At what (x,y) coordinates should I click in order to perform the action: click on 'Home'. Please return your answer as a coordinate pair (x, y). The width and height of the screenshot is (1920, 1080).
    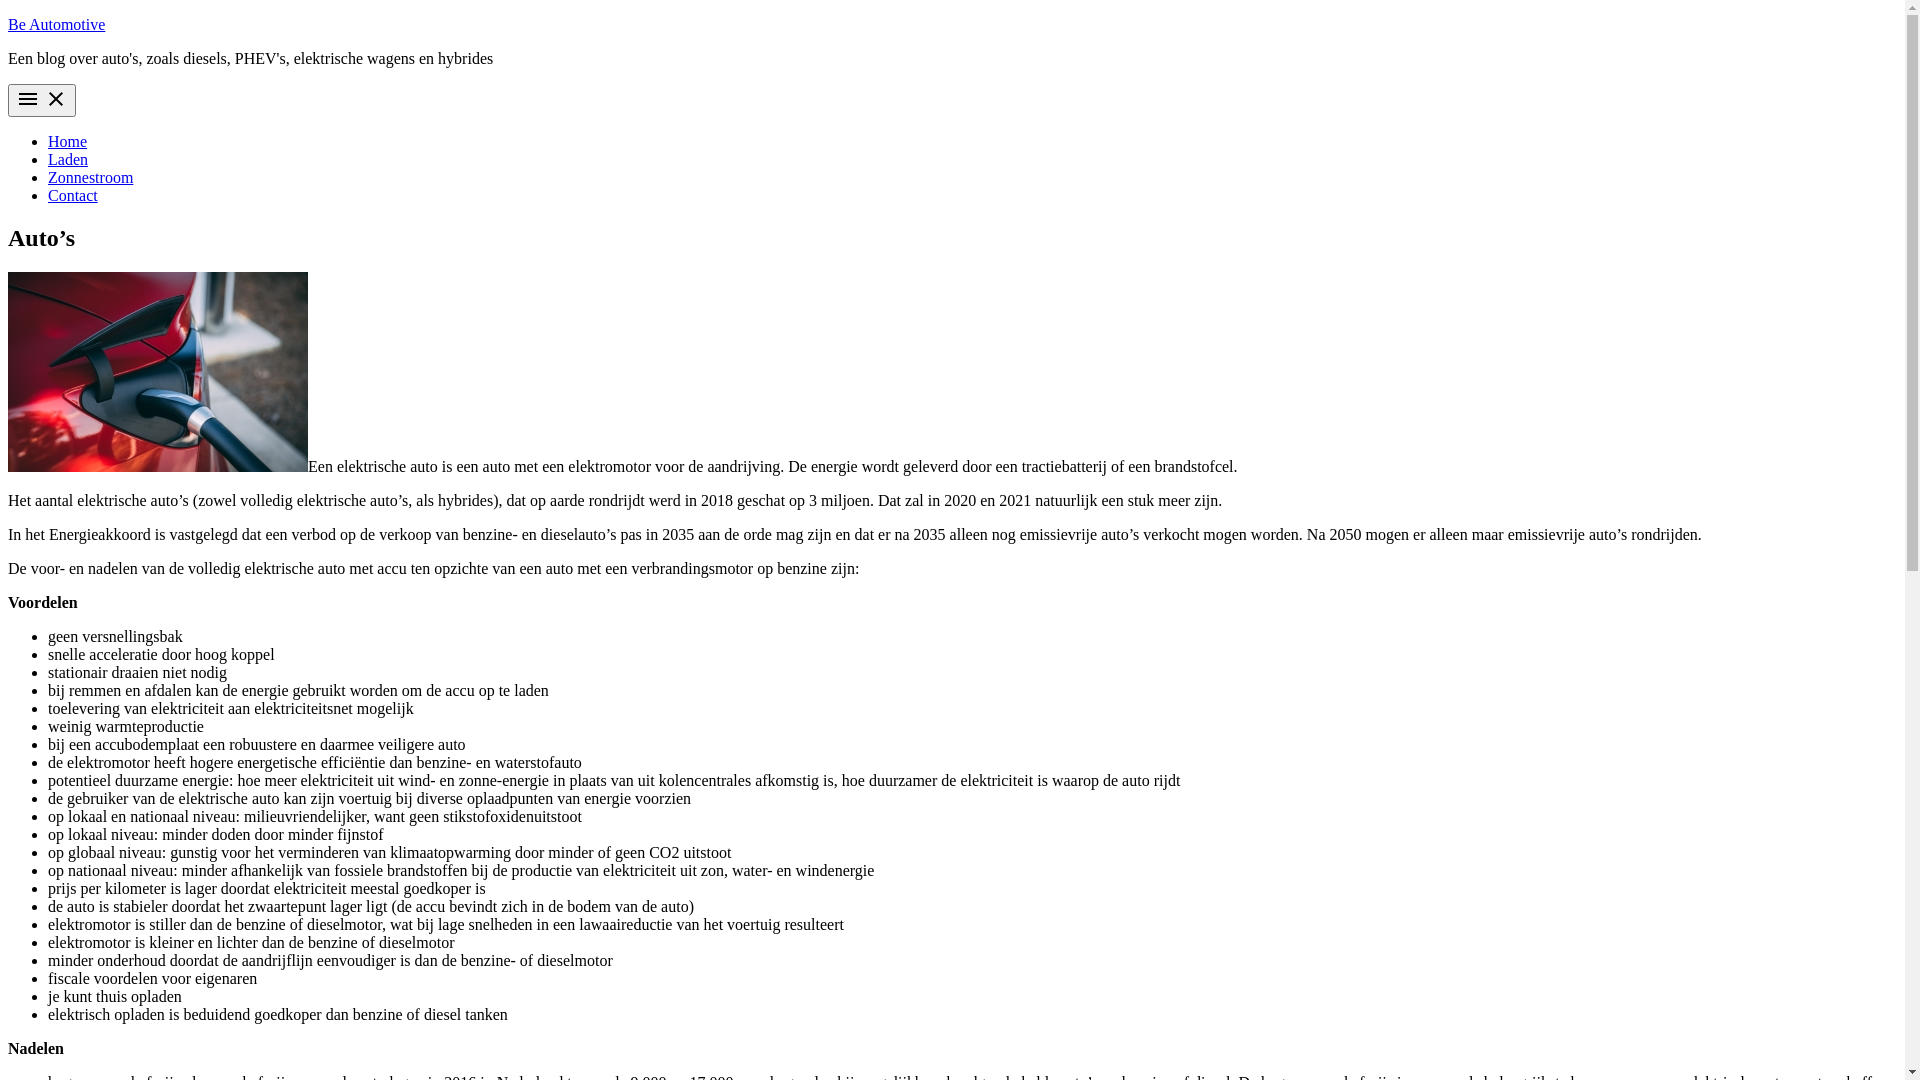
    Looking at the image, I should click on (67, 140).